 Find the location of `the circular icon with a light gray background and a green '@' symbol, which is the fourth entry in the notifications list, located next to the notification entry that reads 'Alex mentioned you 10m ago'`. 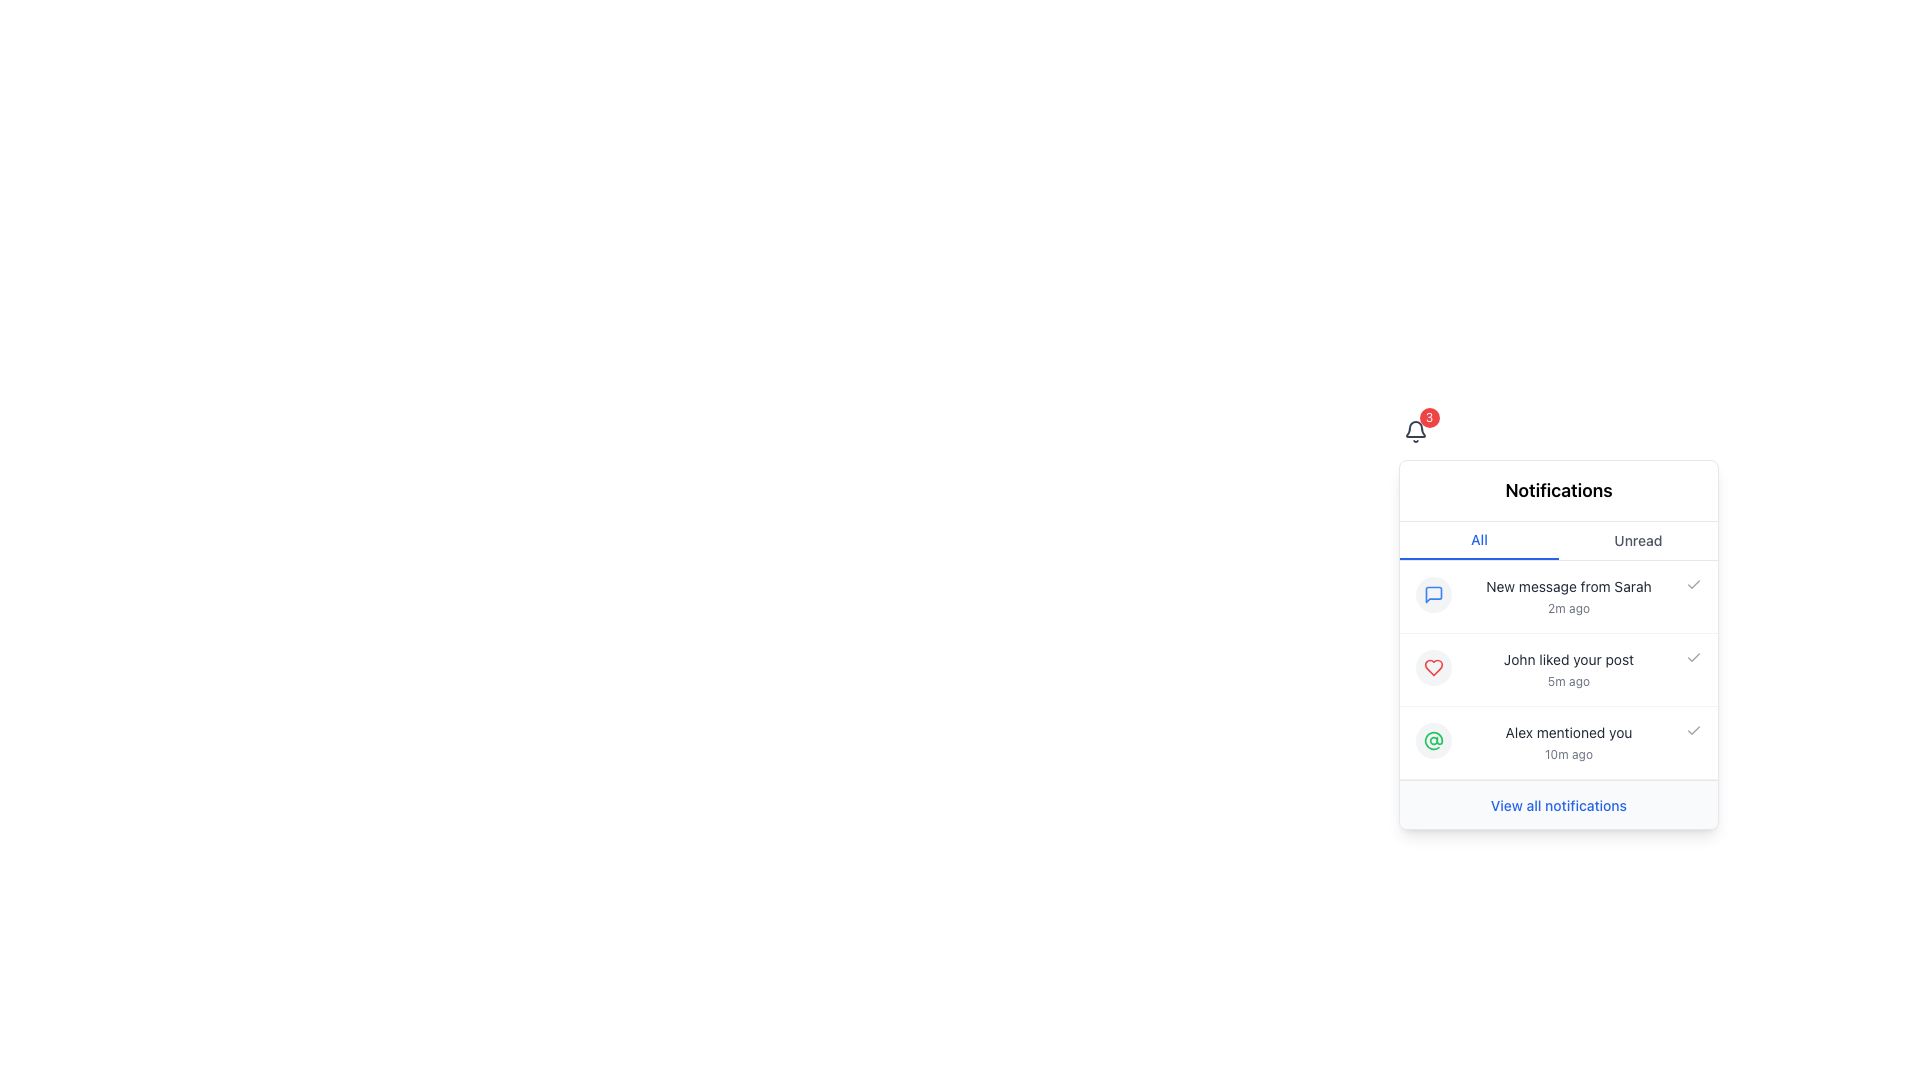

the circular icon with a light gray background and a green '@' symbol, which is the fourth entry in the notifications list, located next to the notification entry that reads 'Alex mentioned you 10m ago' is located at coordinates (1433, 740).